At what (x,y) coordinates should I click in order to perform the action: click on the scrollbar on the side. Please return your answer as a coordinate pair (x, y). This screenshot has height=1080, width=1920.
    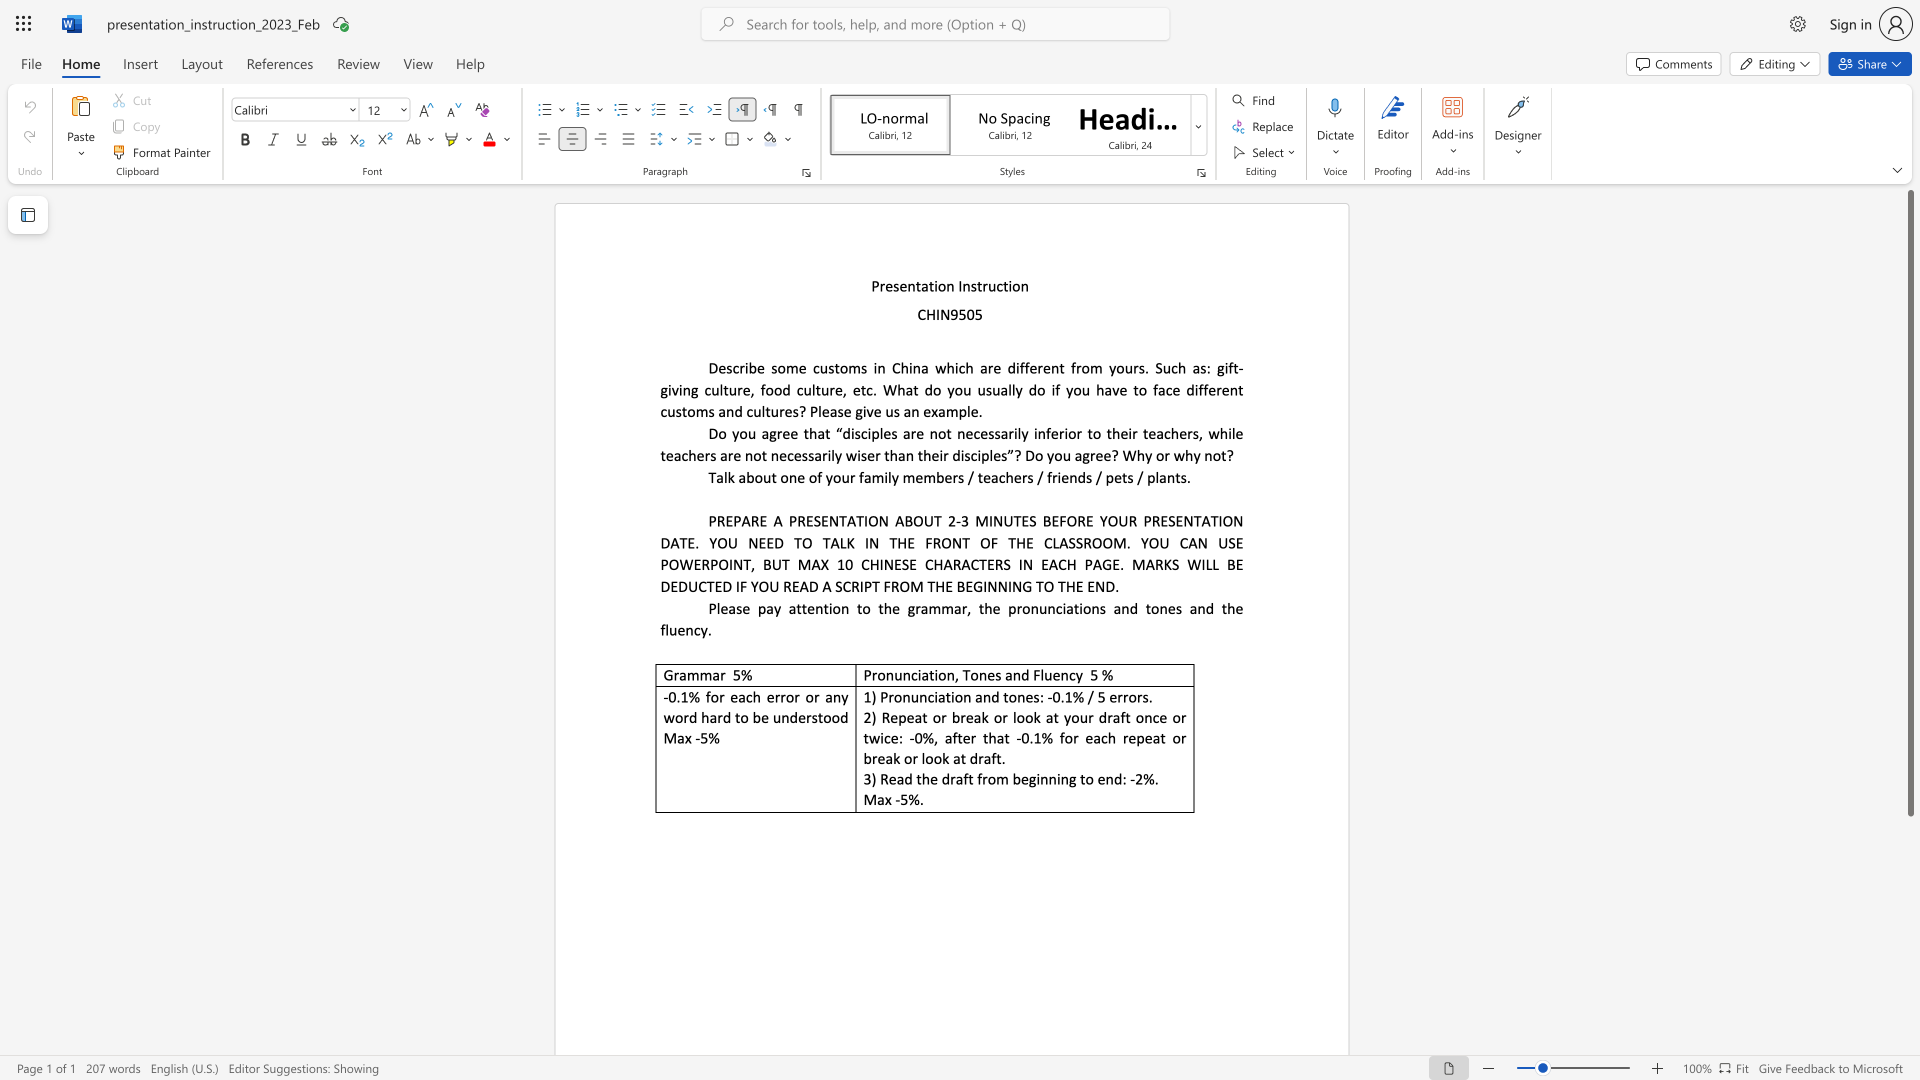
    Looking at the image, I should click on (1909, 898).